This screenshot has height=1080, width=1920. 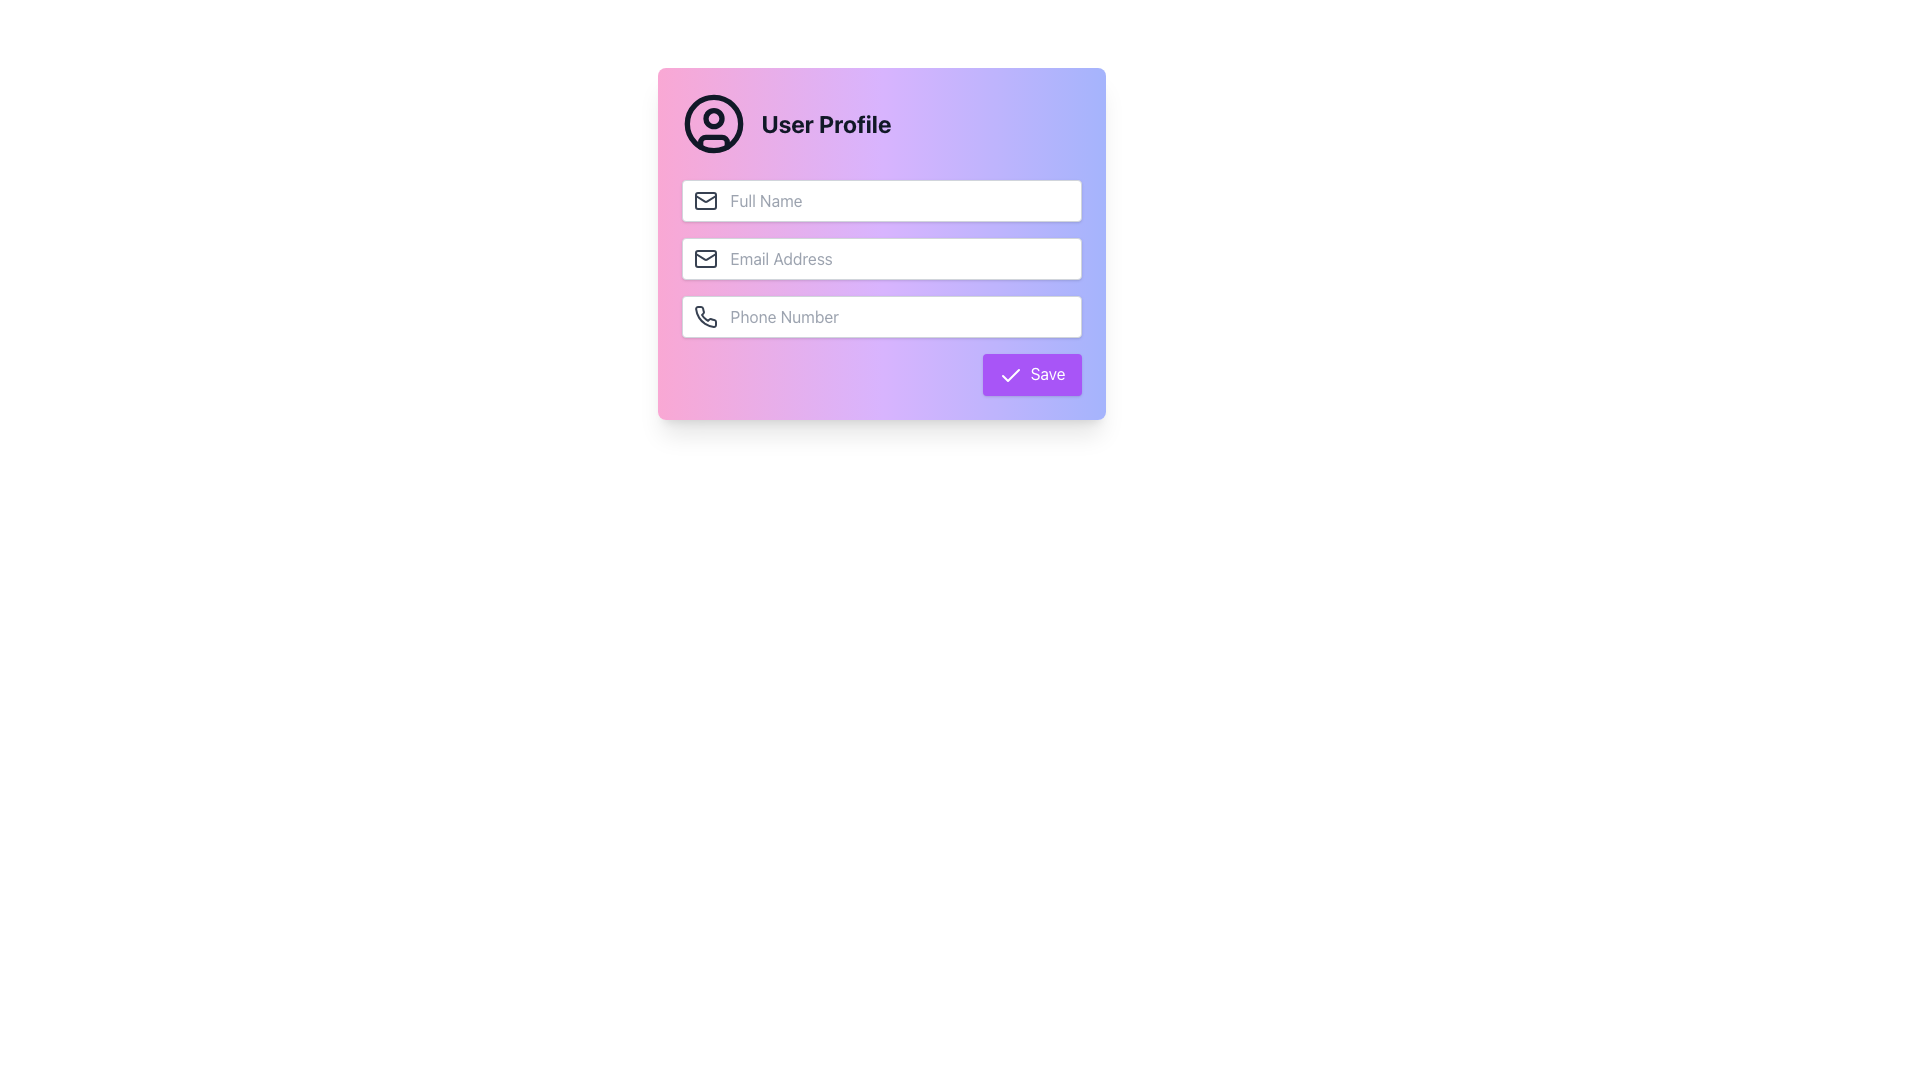 What do you see at coordinates (705, 257) in the screenshot?
I see `the first visual element of the email icon, which is a rectangular shape with rounded corners, located to the left of the 'Email Address' text box` at bounding box center [705, 257].